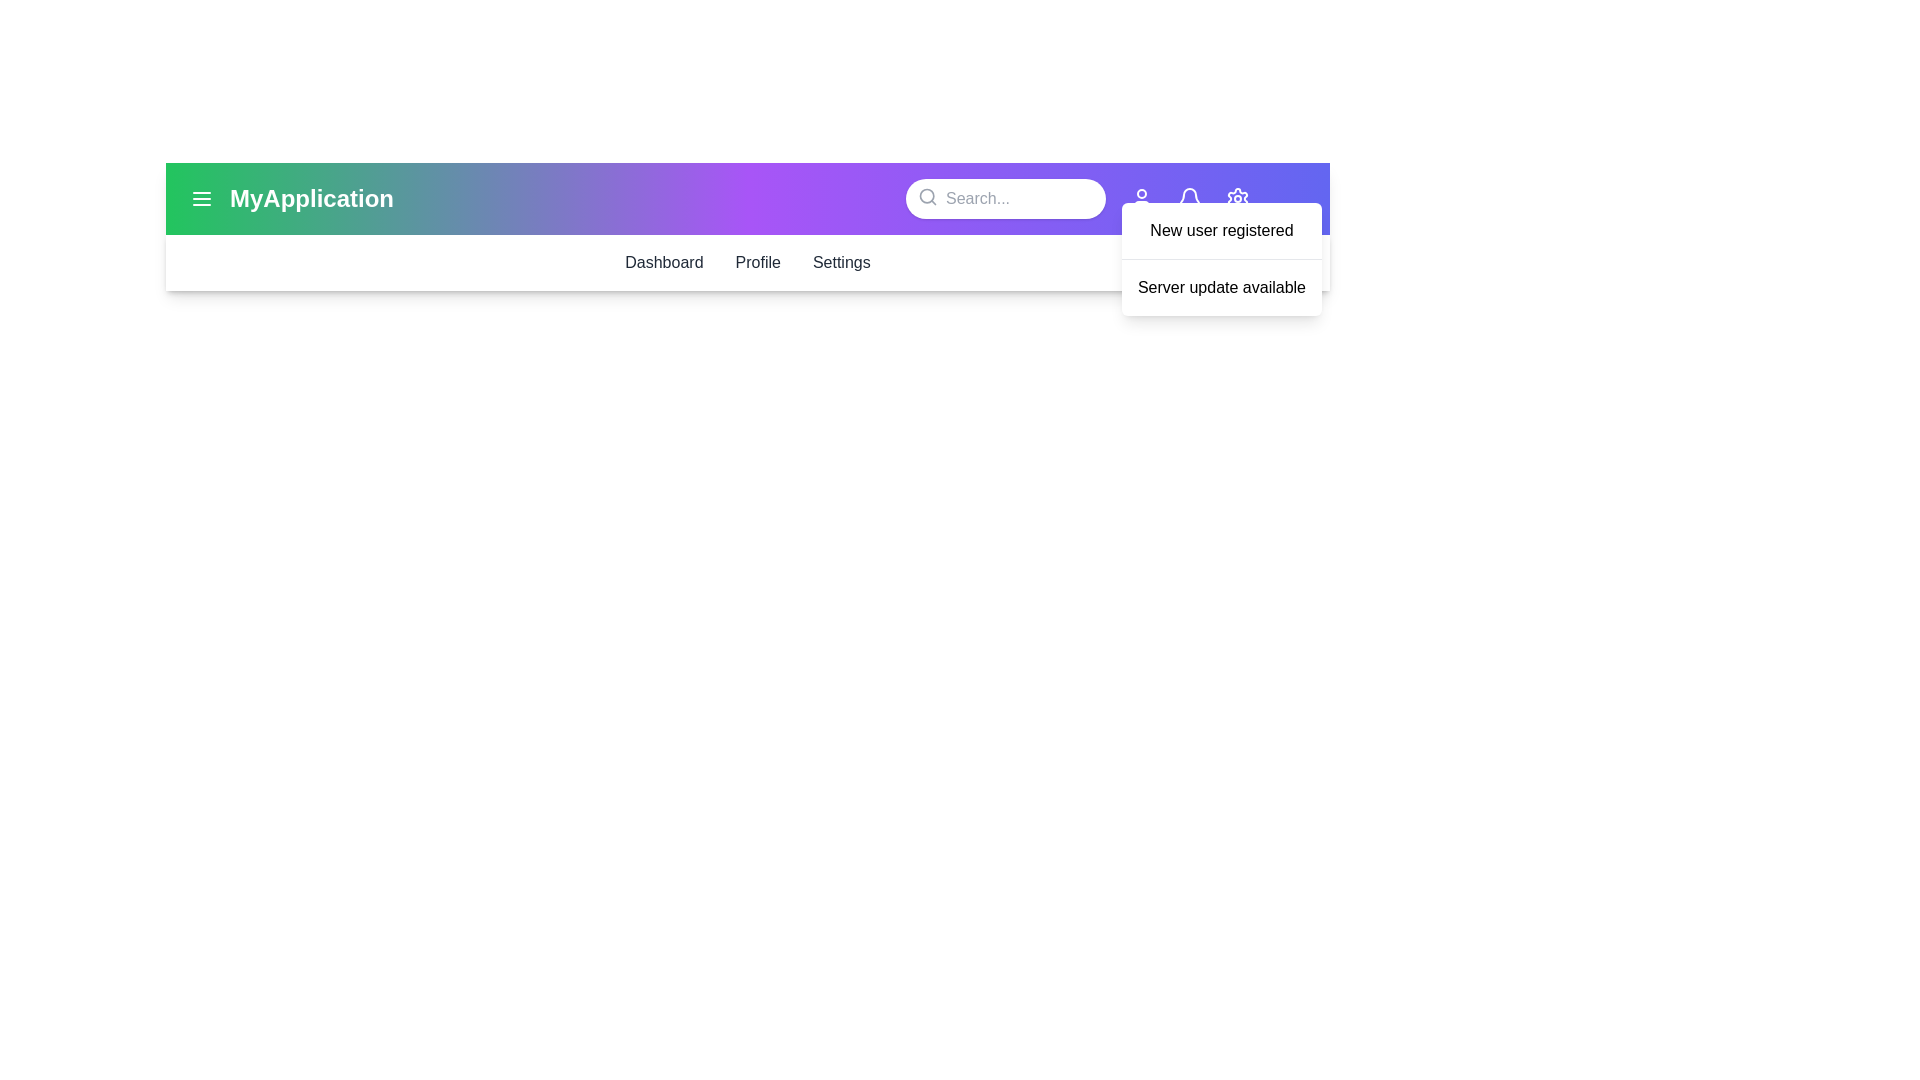  What do you see at coordinates (757, 261) in the screenshot?
I see `the menu item Profile to navigate to the corresponding section` at bounding box center [757, 261].